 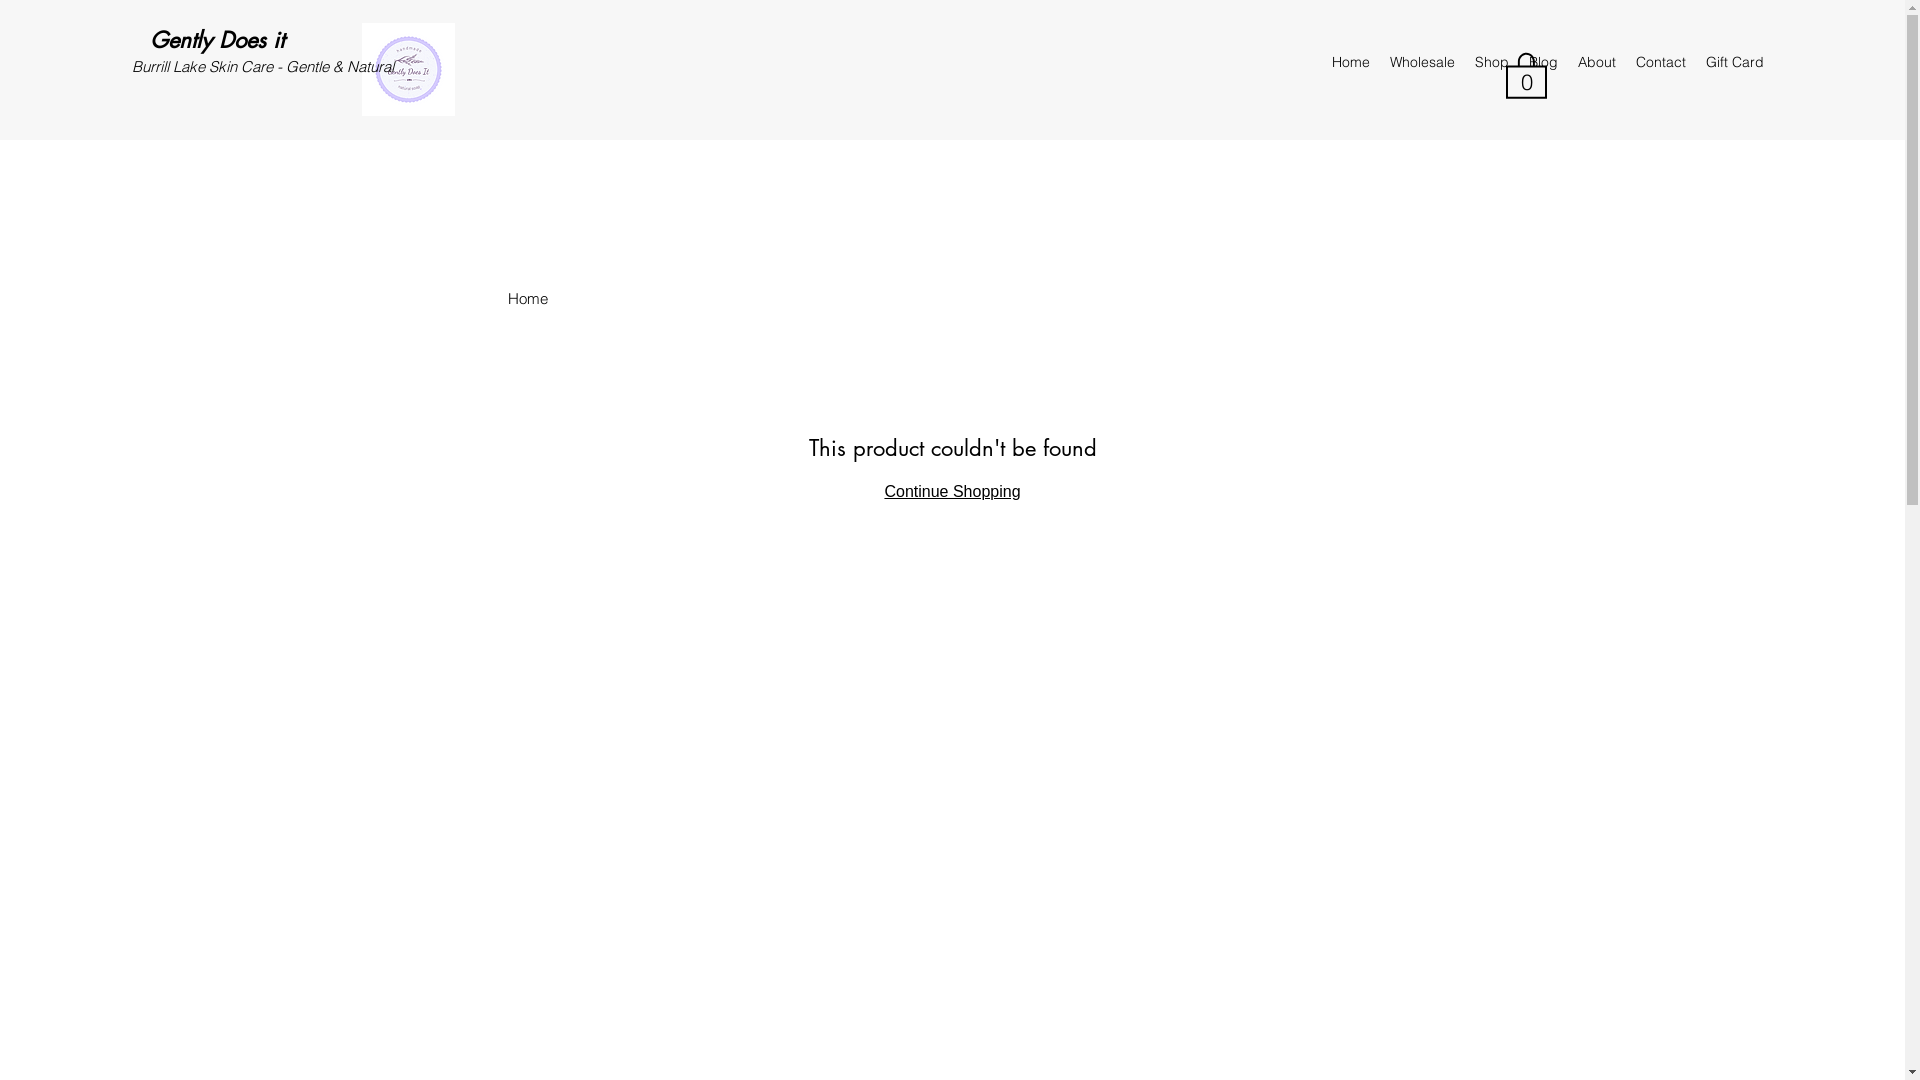 I want to click on 'Contact', so click(x=1660, y=60).